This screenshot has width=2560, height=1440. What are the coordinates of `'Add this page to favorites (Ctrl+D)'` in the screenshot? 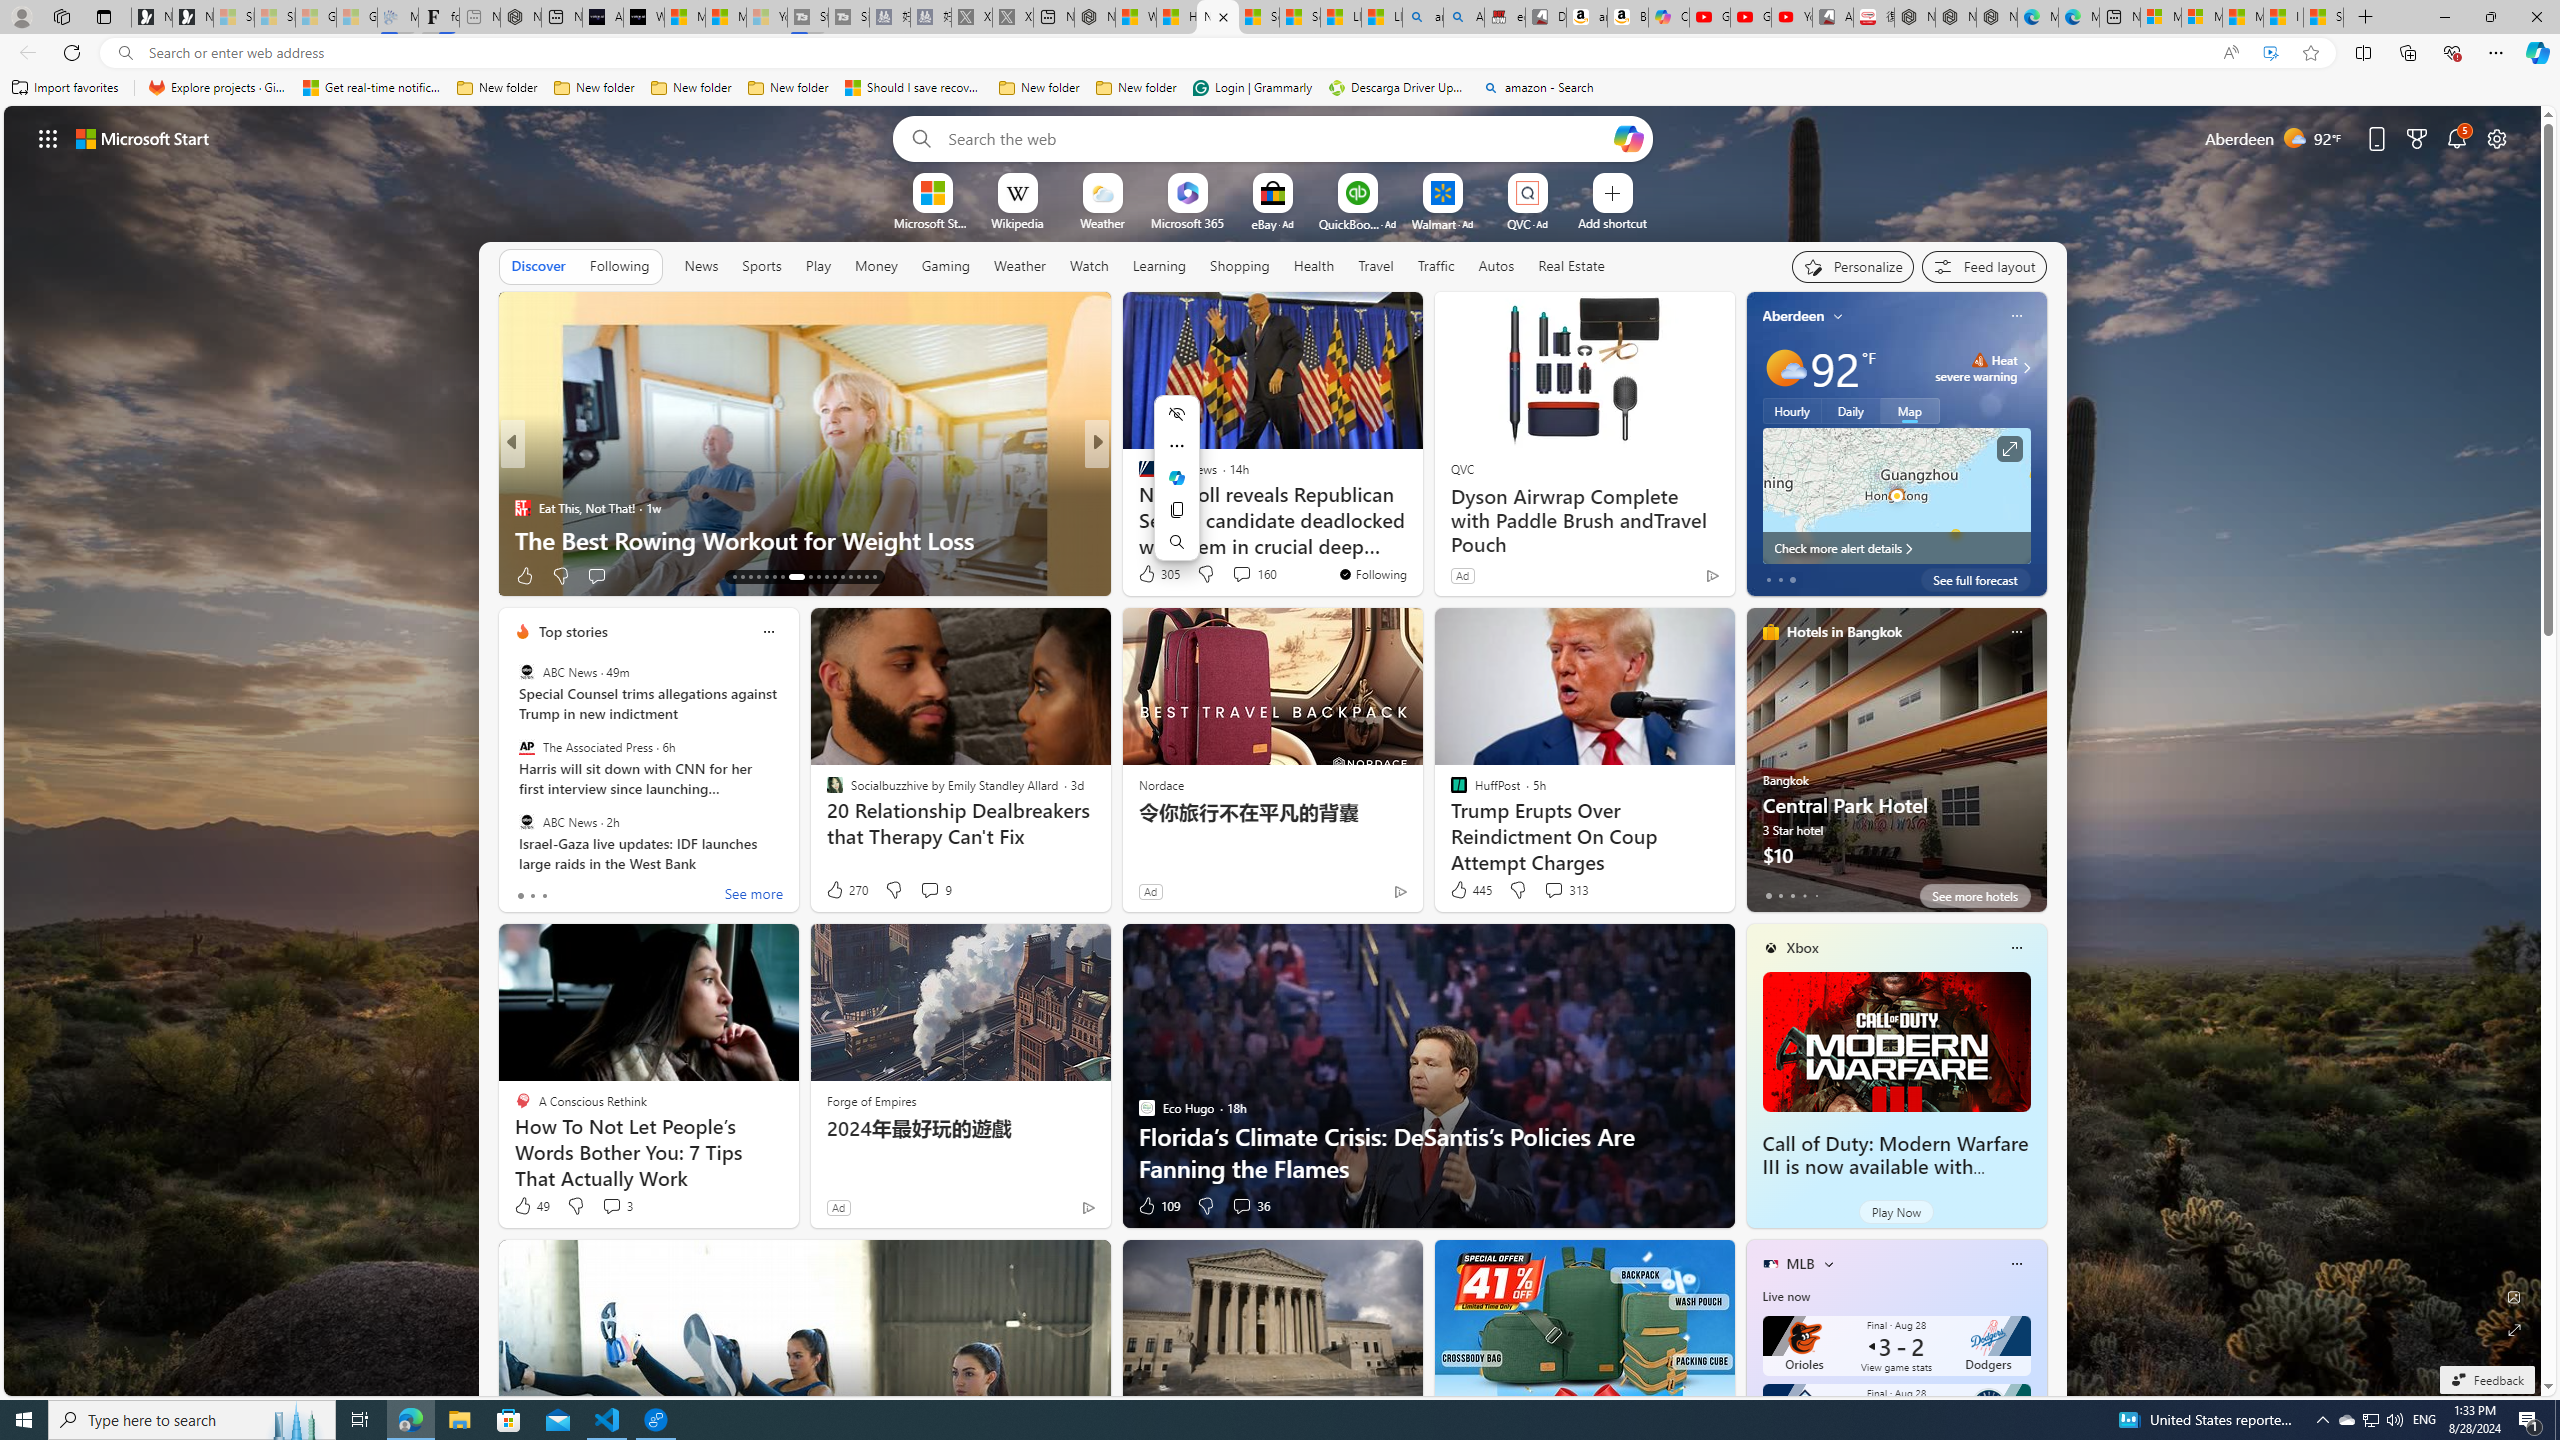 It's located at (2311, 53).